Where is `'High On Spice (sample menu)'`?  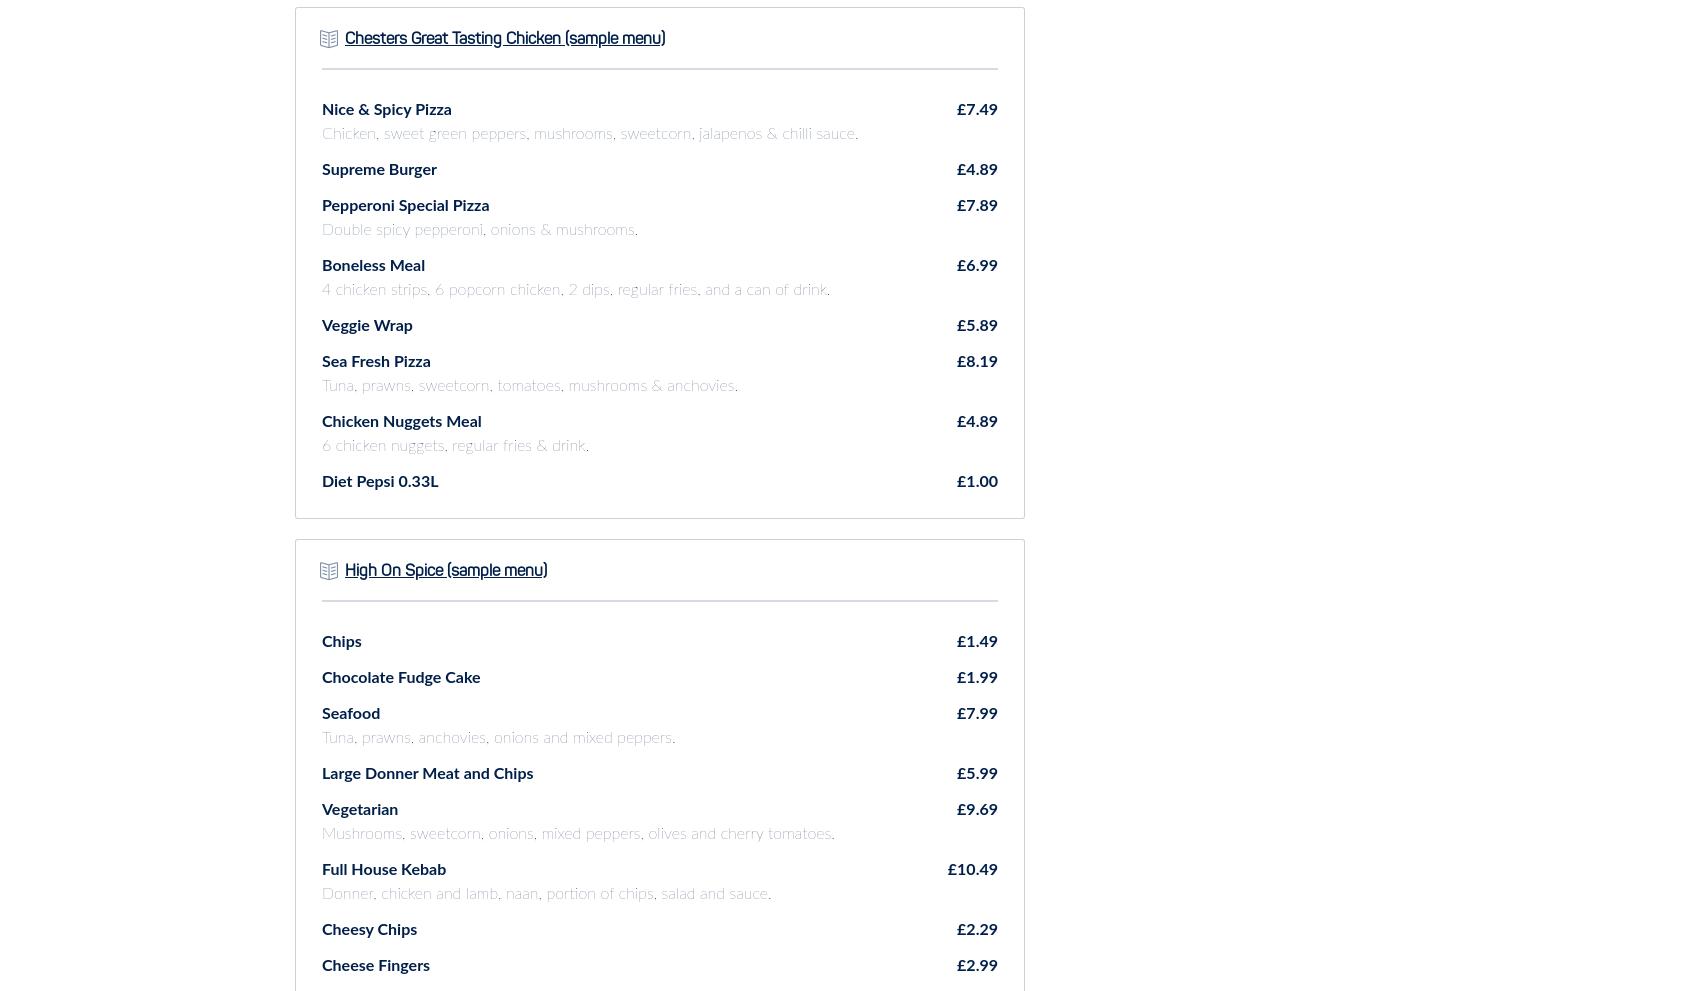 'High On Spice (sample menu)' is located at coordinates (446, 570).